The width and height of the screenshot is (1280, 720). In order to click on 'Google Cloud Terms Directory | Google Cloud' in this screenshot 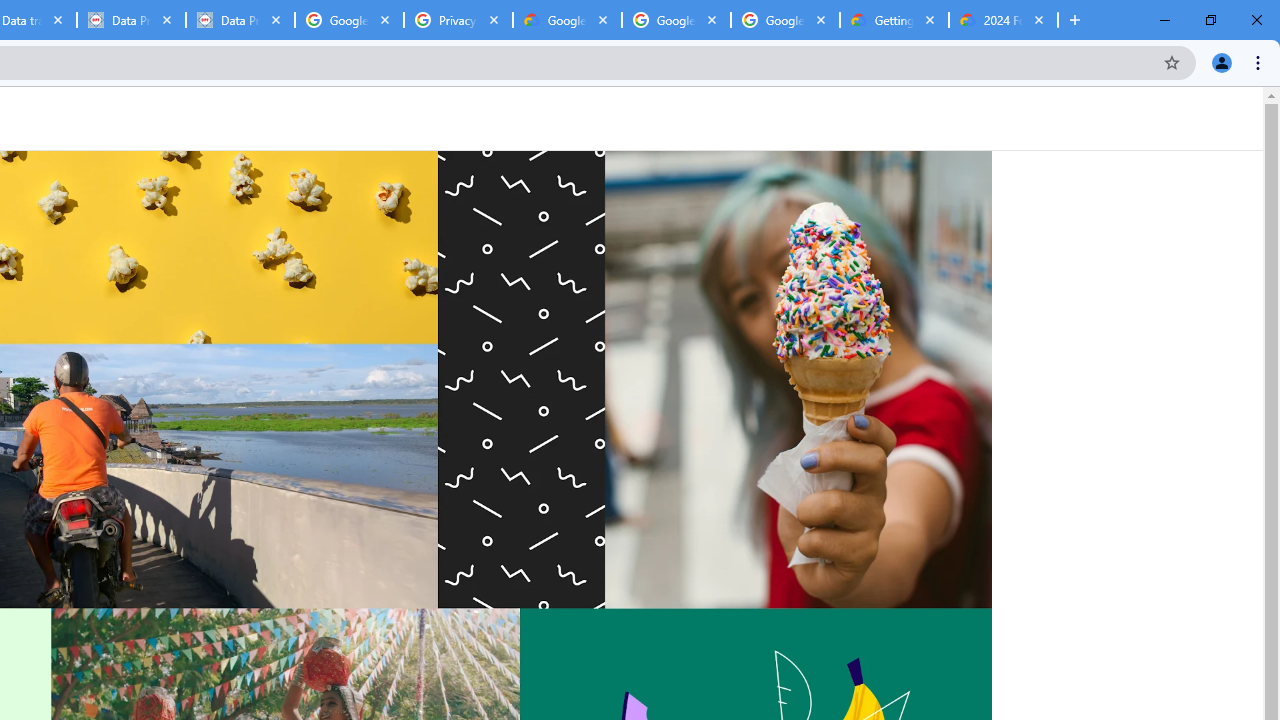, I will do `click(566, 20)`.